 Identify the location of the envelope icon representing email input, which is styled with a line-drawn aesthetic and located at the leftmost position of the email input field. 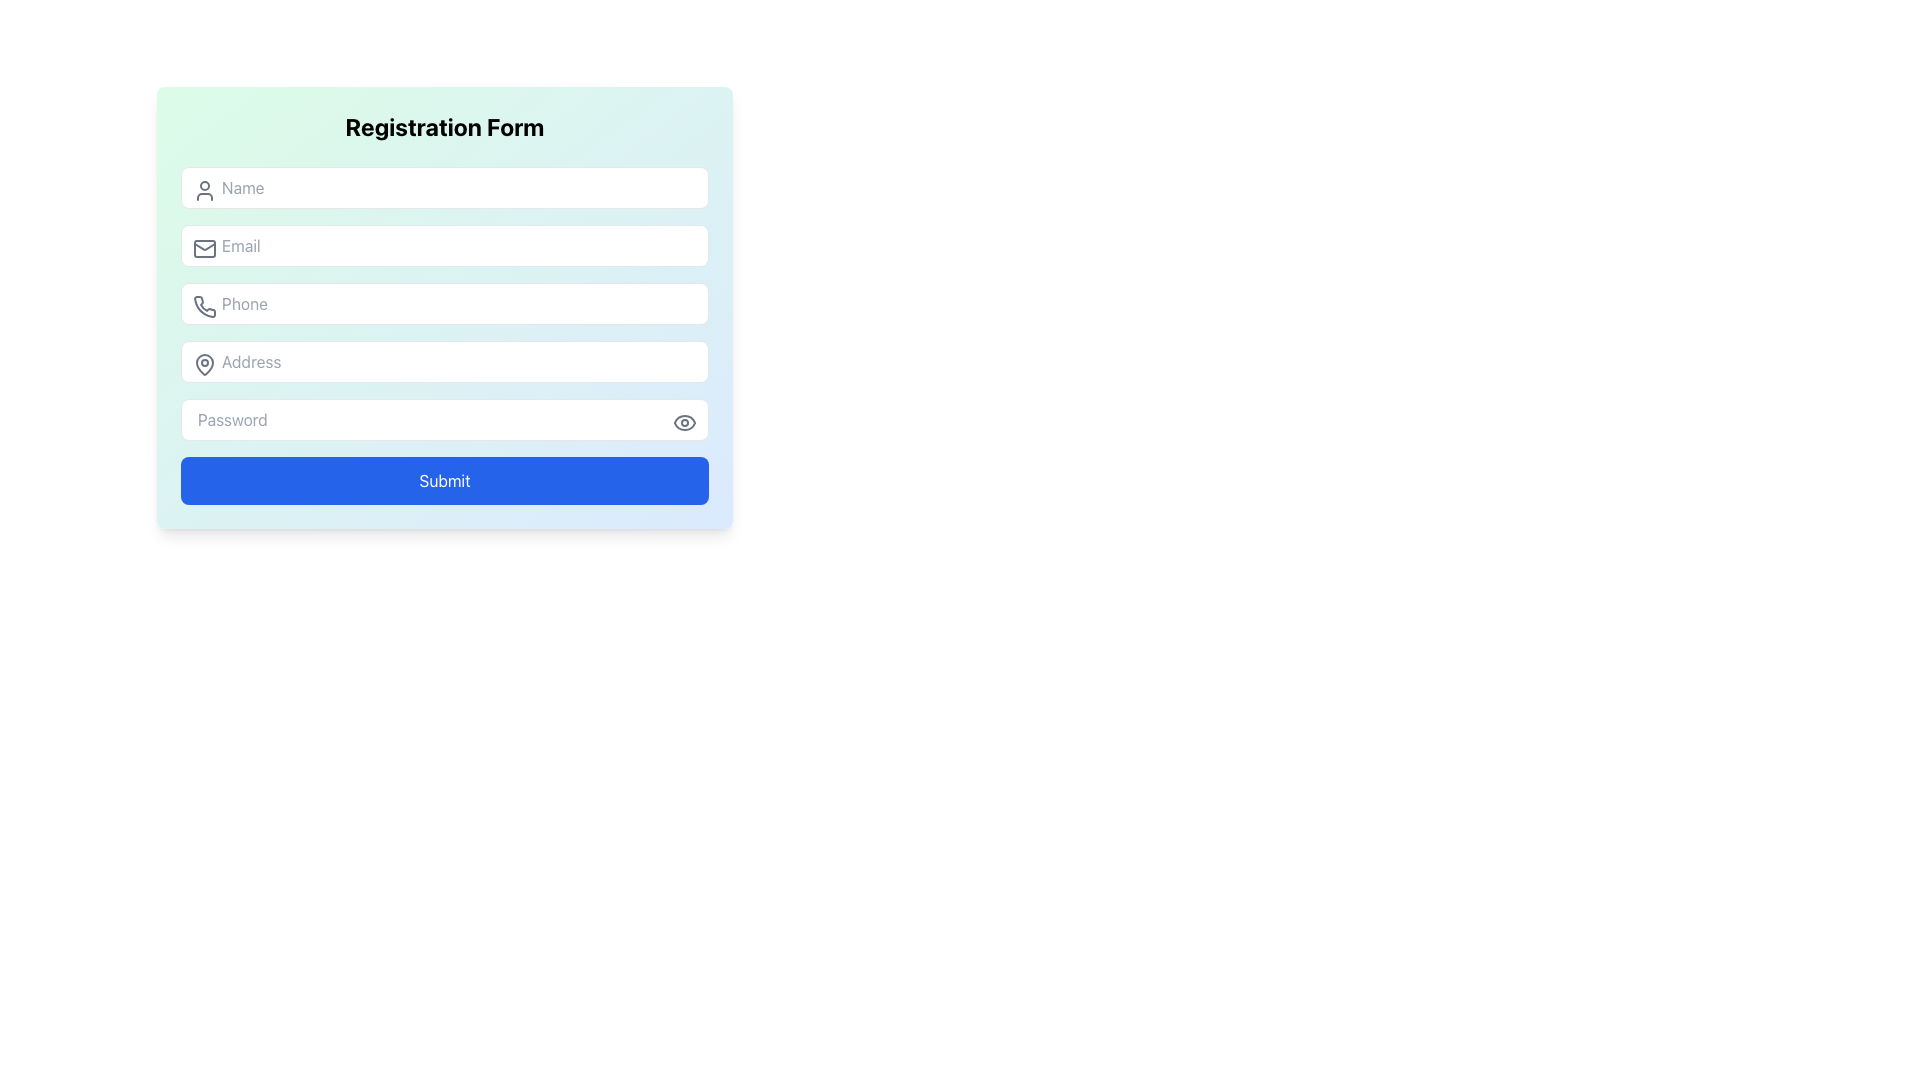
(205, 248).